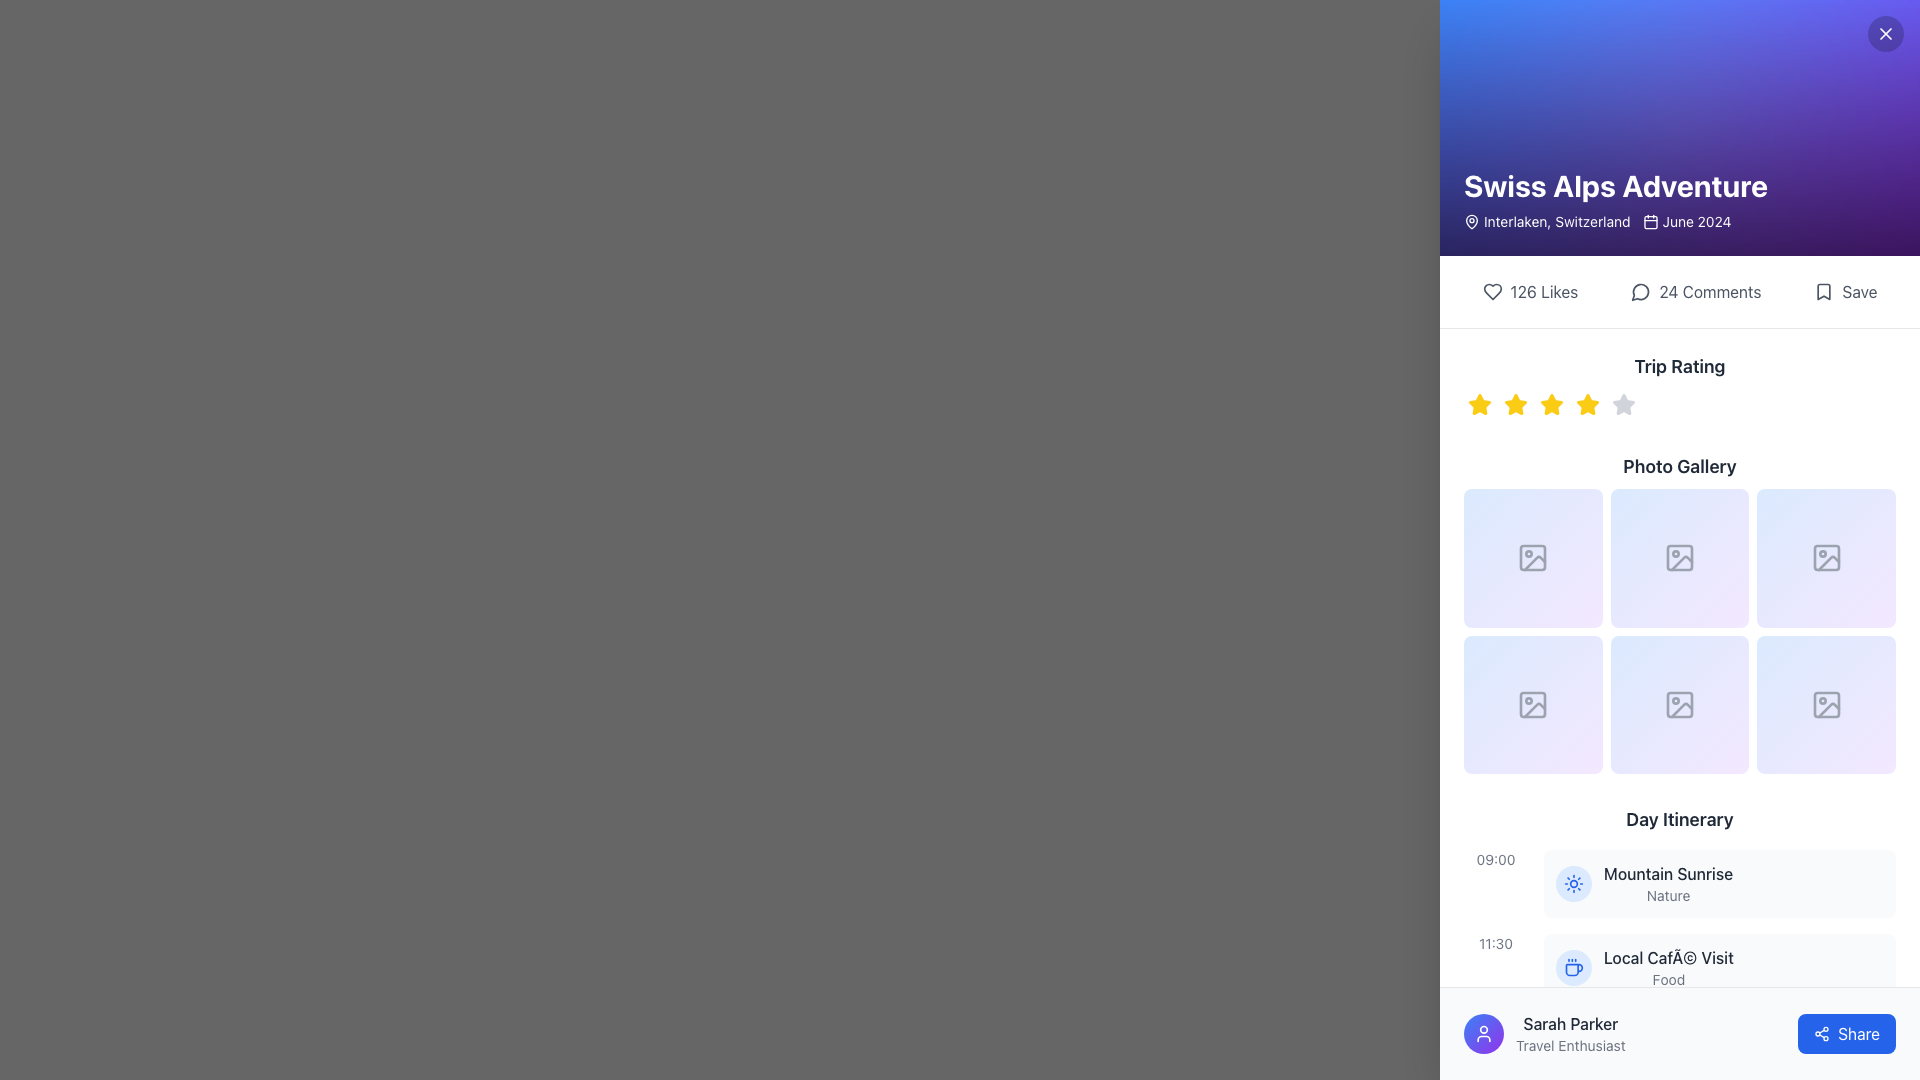  I want to click on informational text indicating the location 'Interlaken, Switzerland' and date 'June 2024' near the top-left corner of the purple header section, following the title 'Swiss Alps Adventure', so click(1616, 222).